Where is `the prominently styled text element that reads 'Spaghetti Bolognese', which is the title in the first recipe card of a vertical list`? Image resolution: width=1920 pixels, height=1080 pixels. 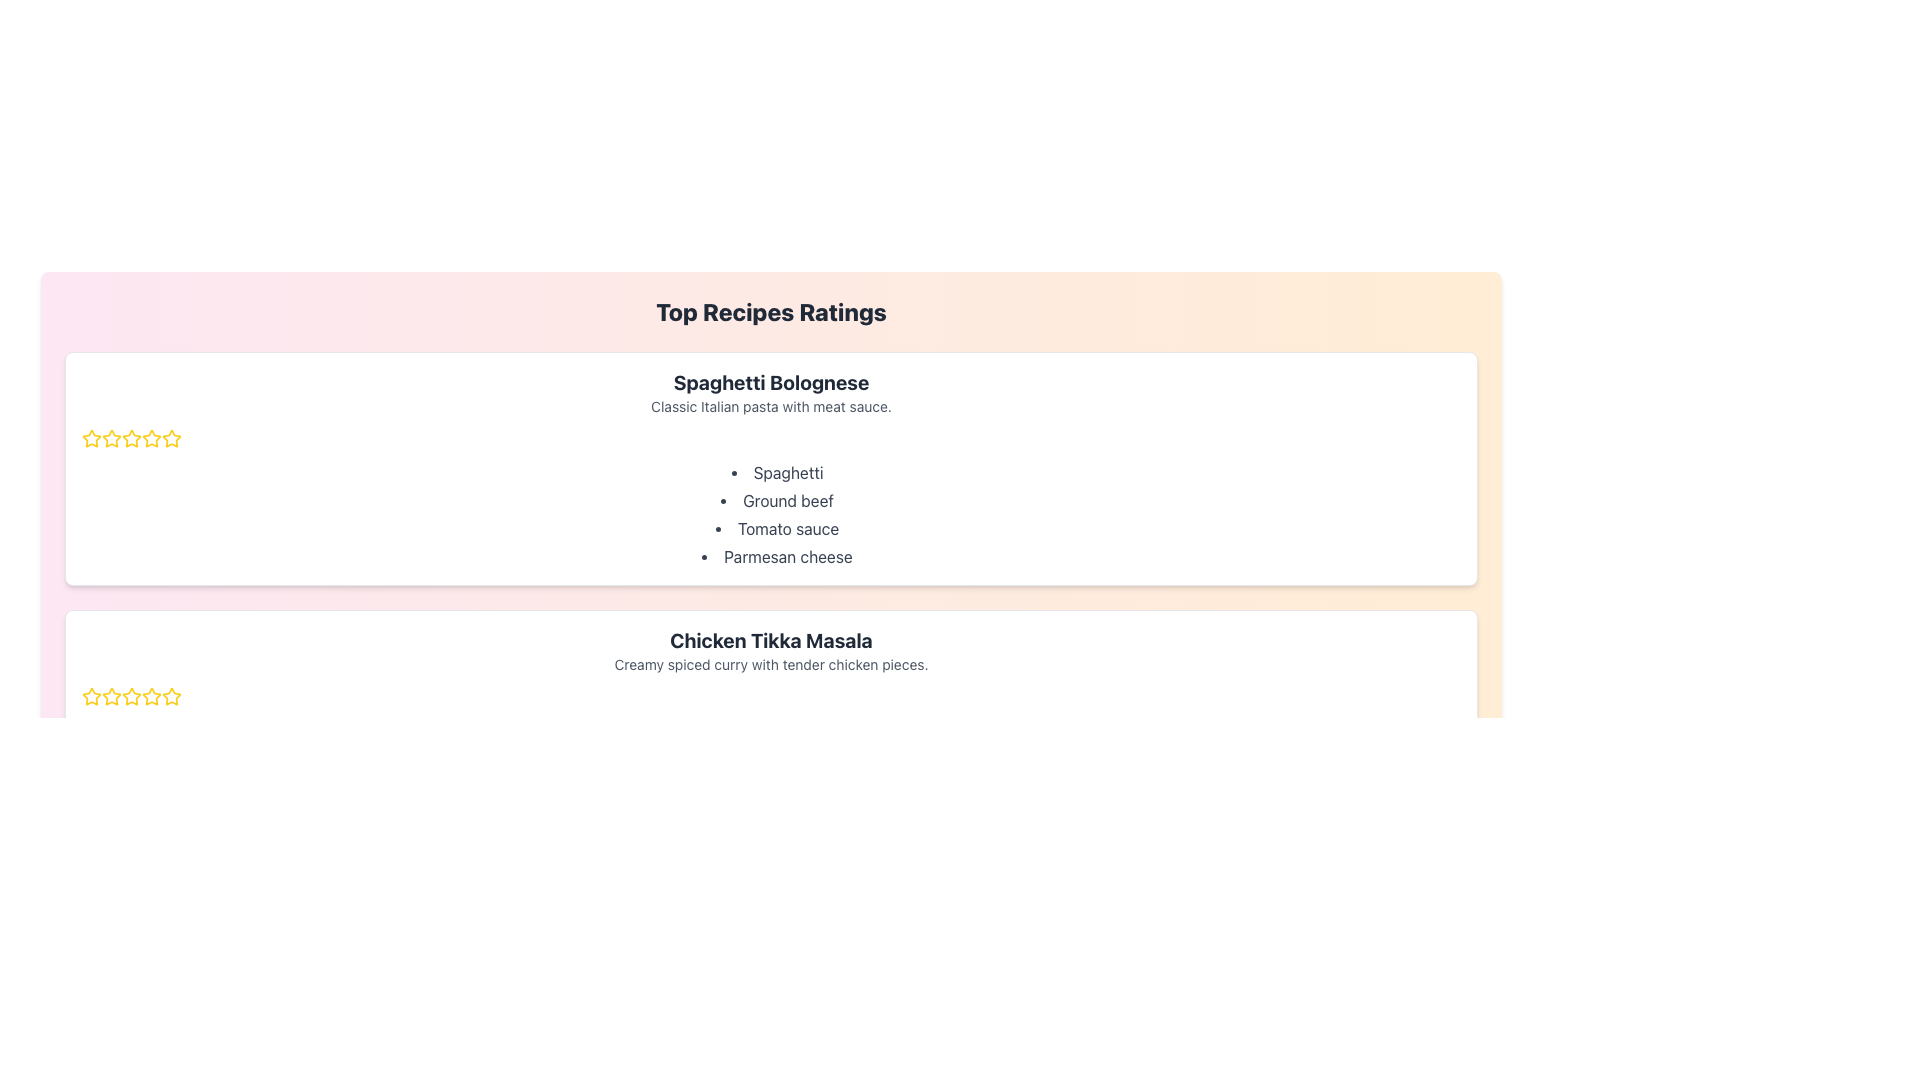
the prominently styled text element that reads 'Spaghetti Bolognese', which is the title in the first recipe card of a vertical list is located at coordinates (770, 382).